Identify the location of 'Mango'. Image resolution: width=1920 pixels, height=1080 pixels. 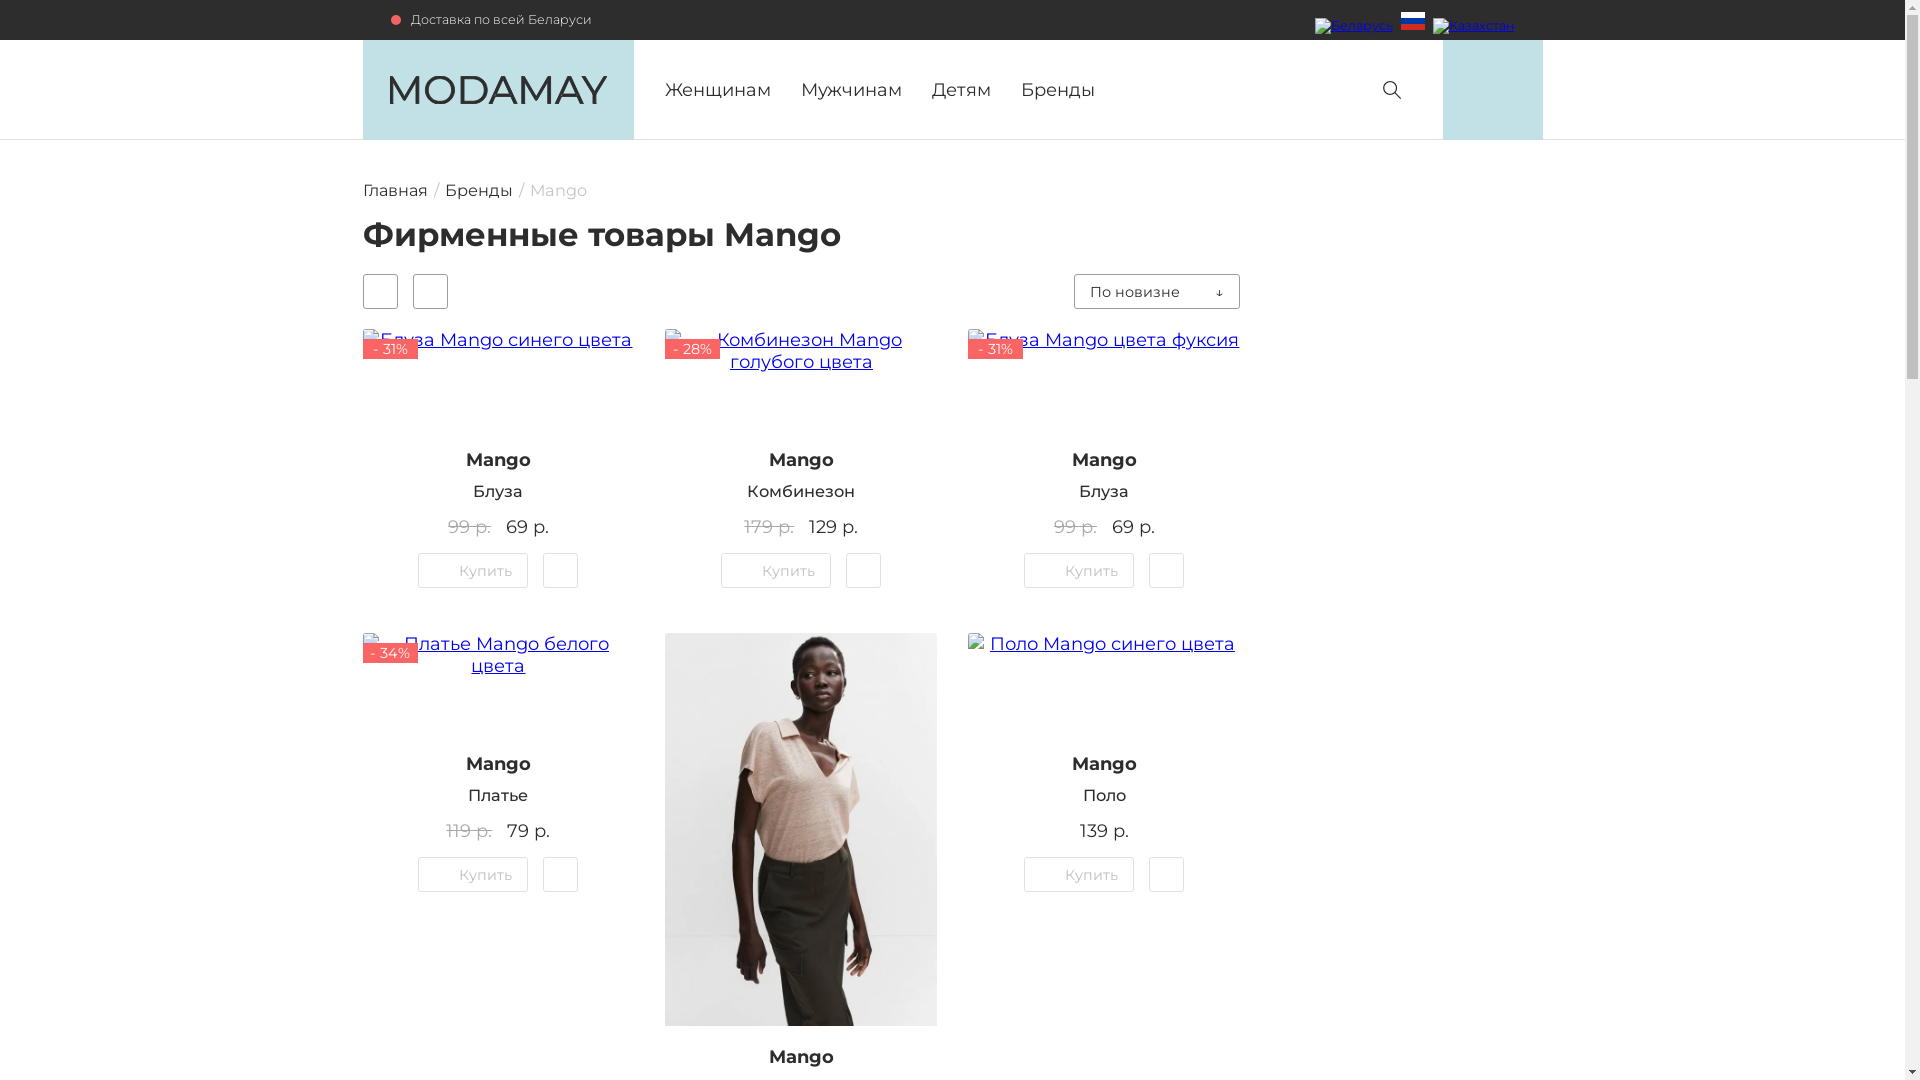
(801, 1055).